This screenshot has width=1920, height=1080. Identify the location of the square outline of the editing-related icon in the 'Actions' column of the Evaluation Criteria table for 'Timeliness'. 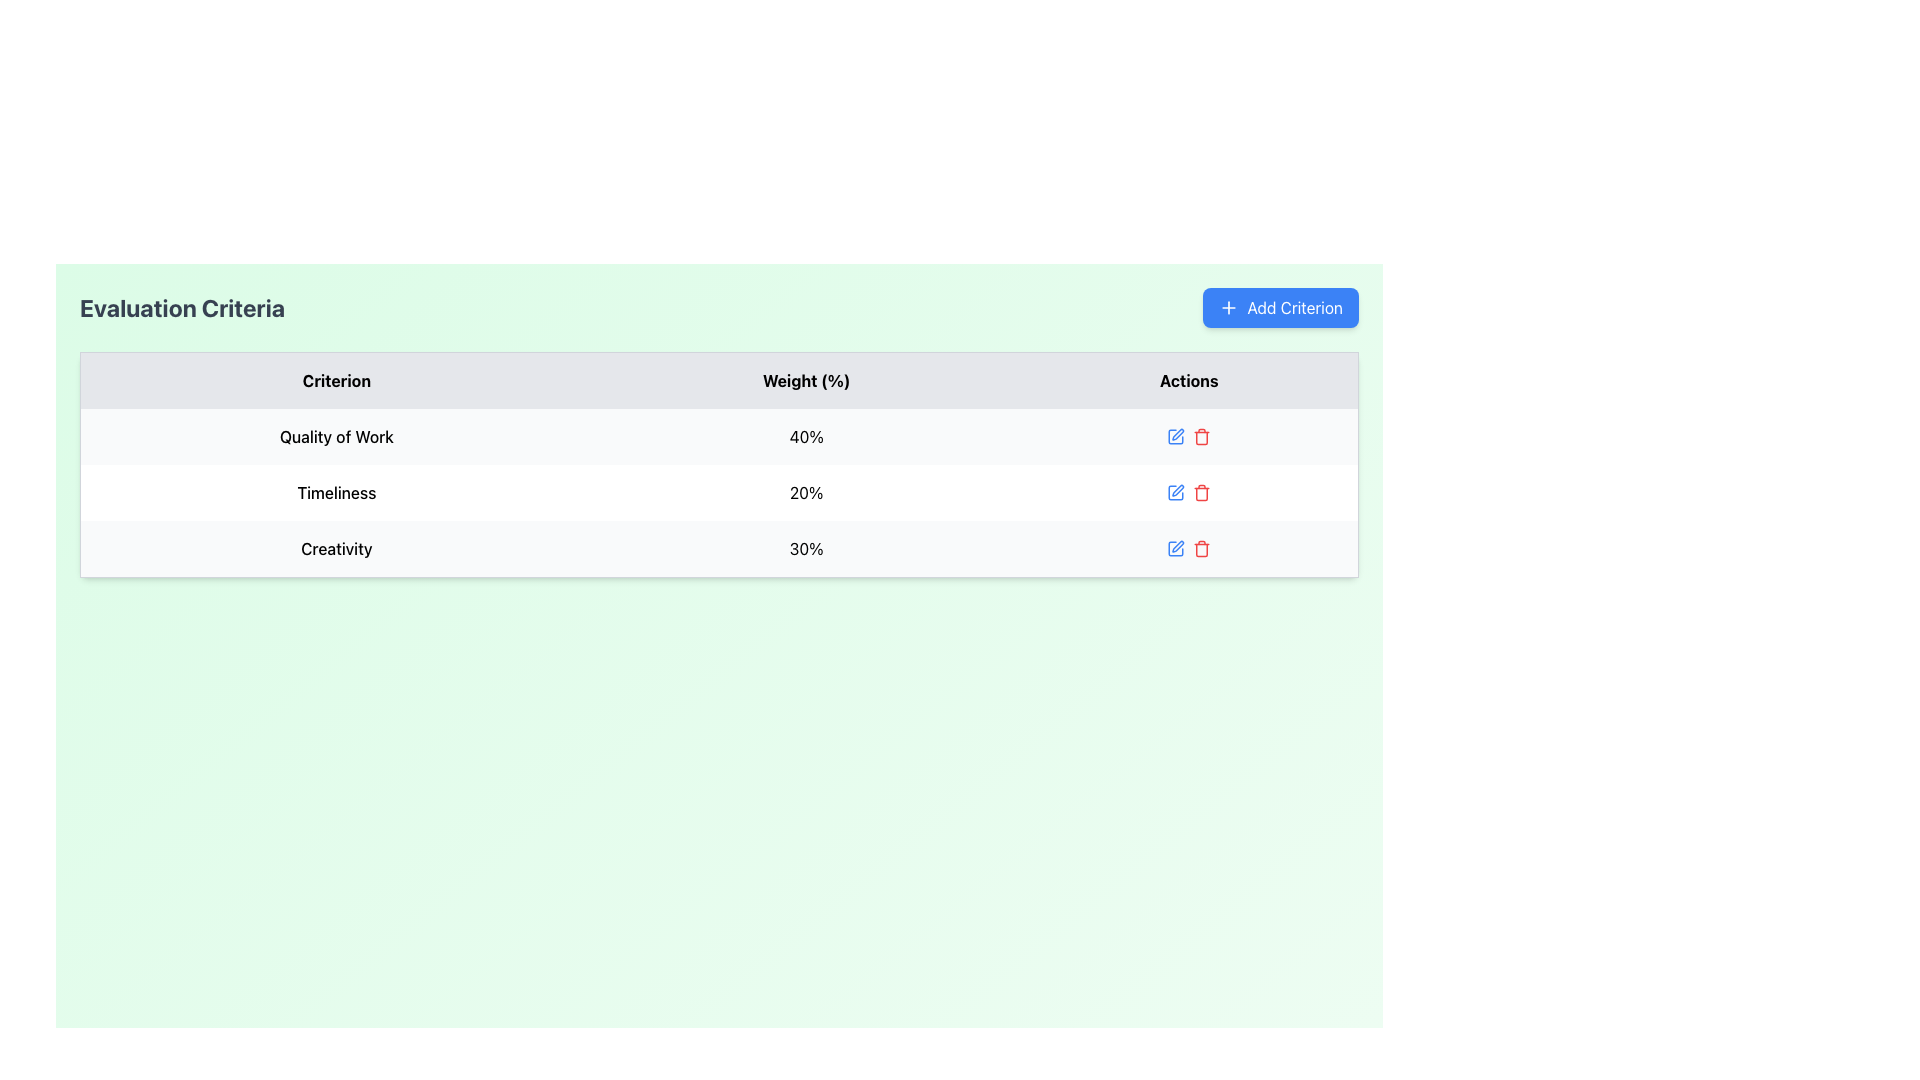
(1176, 493).